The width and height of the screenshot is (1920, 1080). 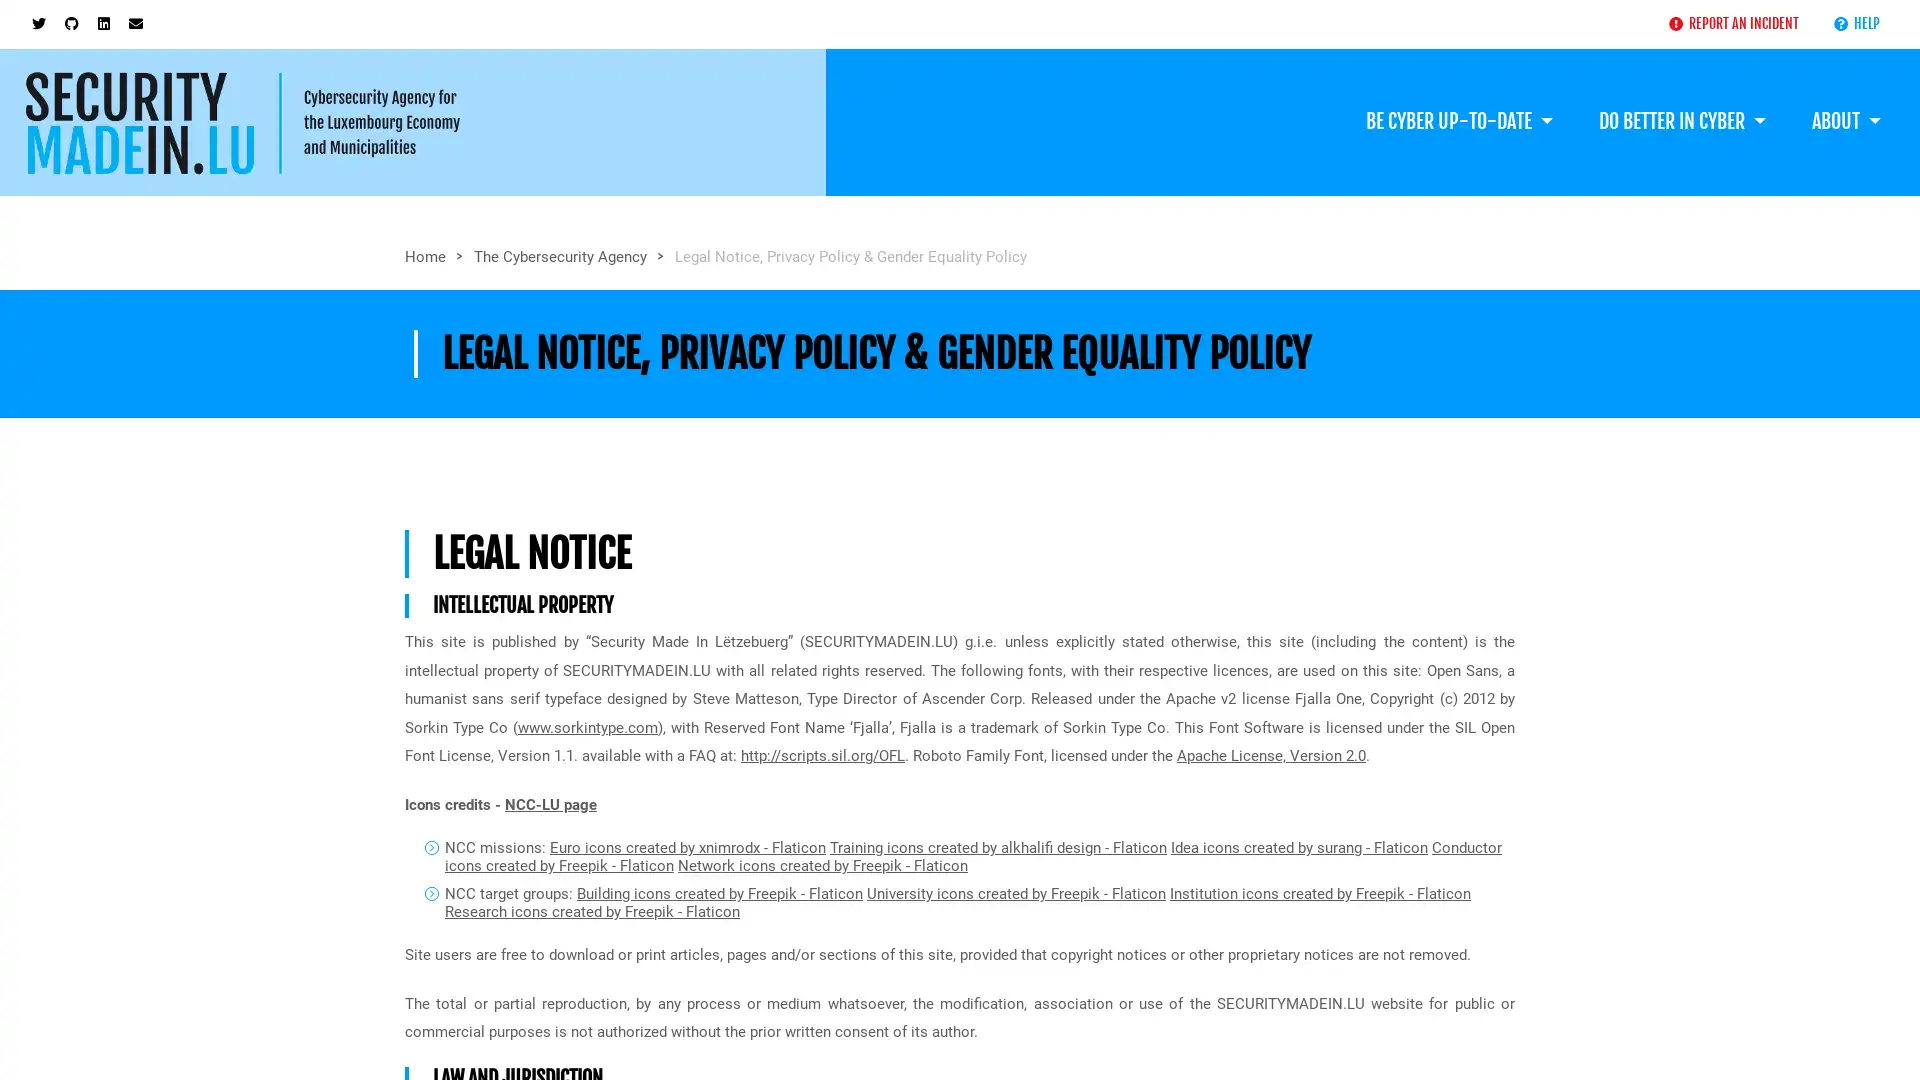 What do you see at coordinates (1845, 108) in the screenshot?
I see `ABOUT` at bounding box center [1845, 108].